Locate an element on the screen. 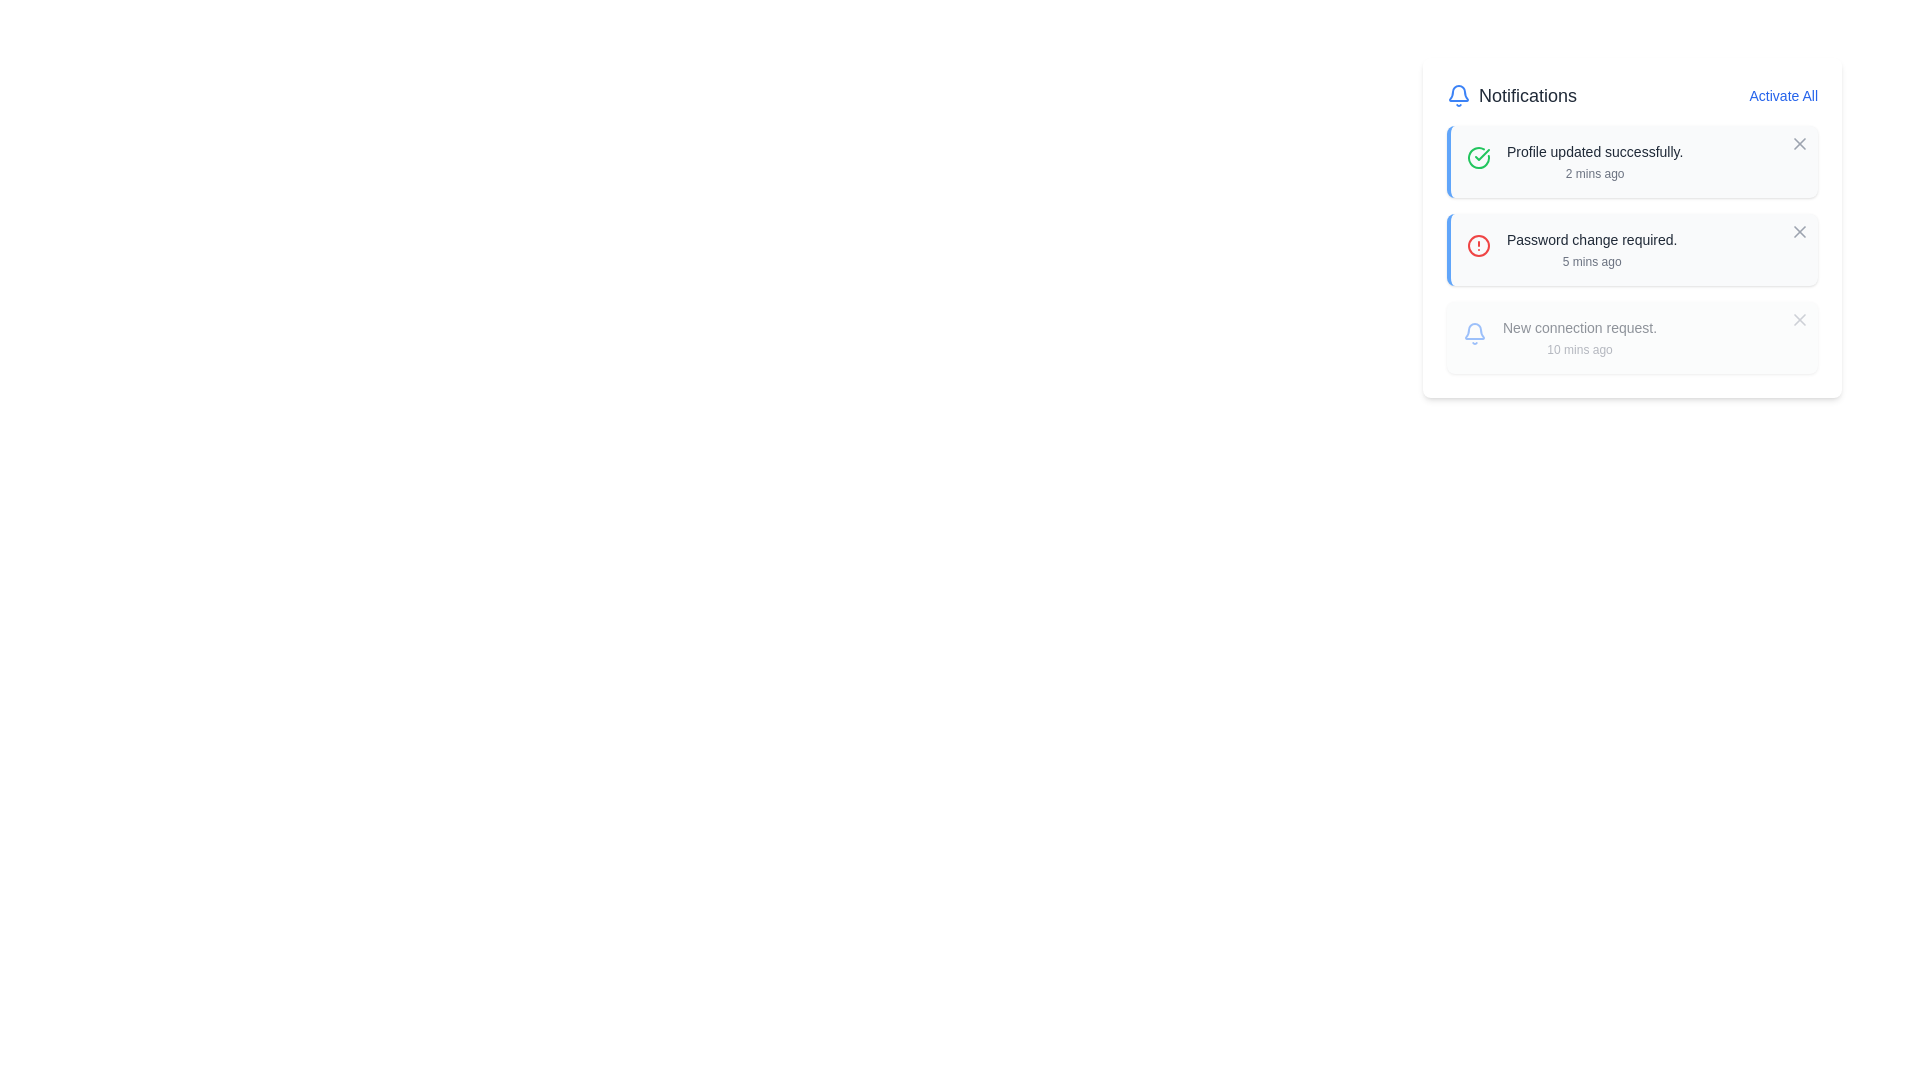  the blue outlined bell icon located in the notifications header section, positioned to the left of the 'Notifications' text is located at coordinates (1459, 96).